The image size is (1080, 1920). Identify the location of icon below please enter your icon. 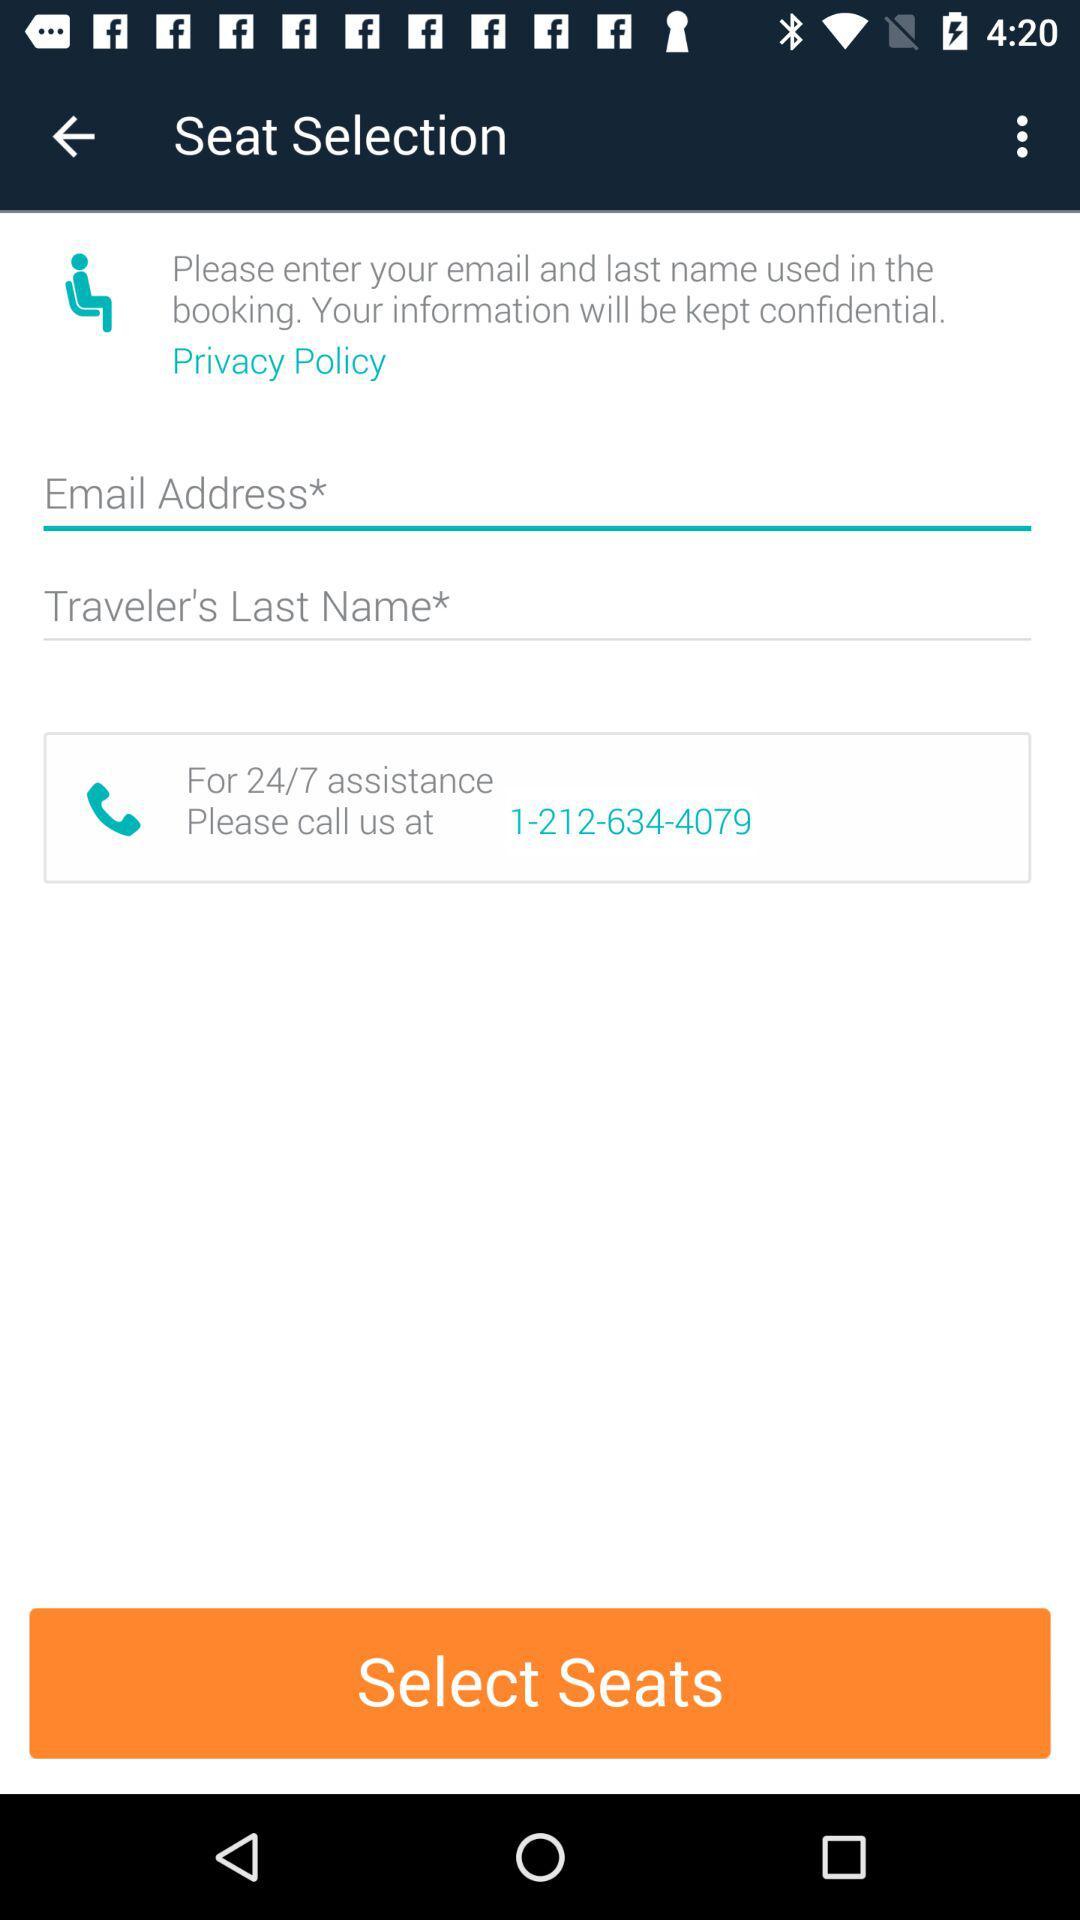
(283, 360).